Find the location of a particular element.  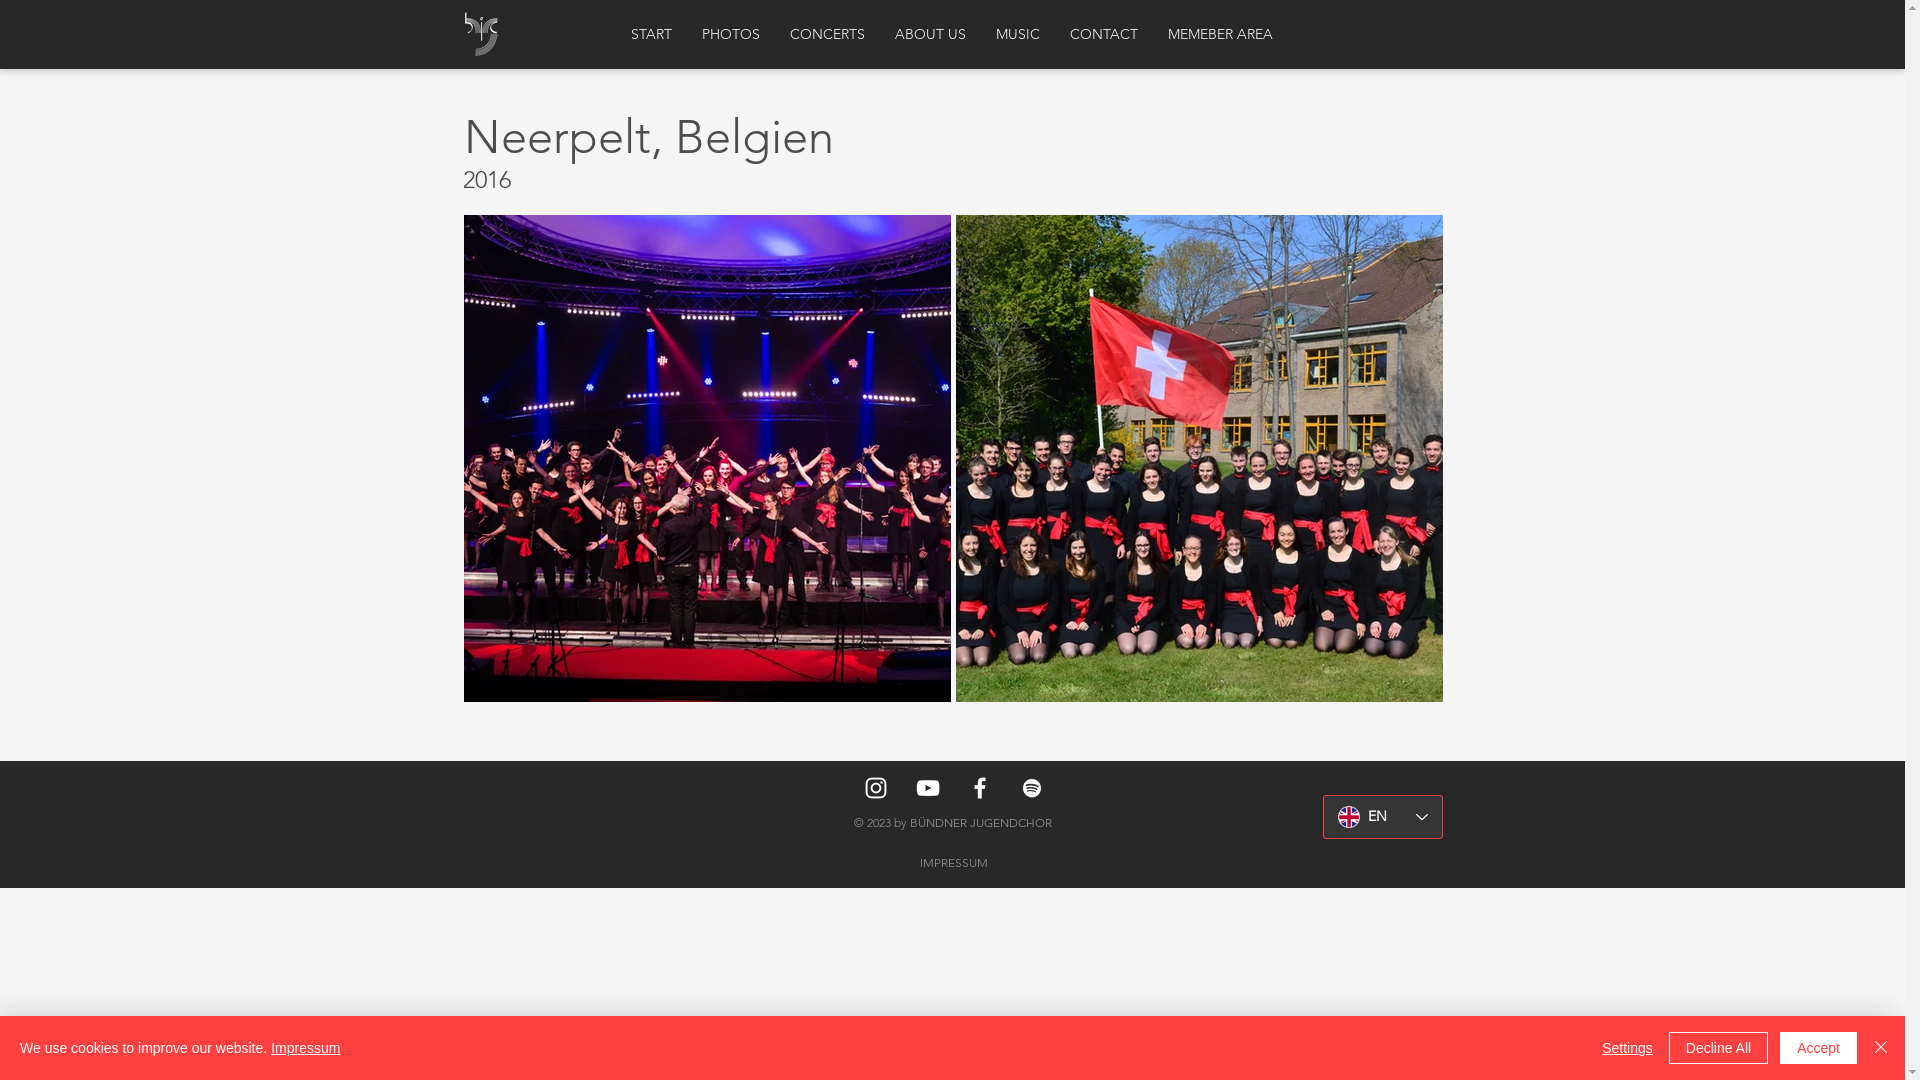

'ABOUT US' is located at coordinates (879, 34).